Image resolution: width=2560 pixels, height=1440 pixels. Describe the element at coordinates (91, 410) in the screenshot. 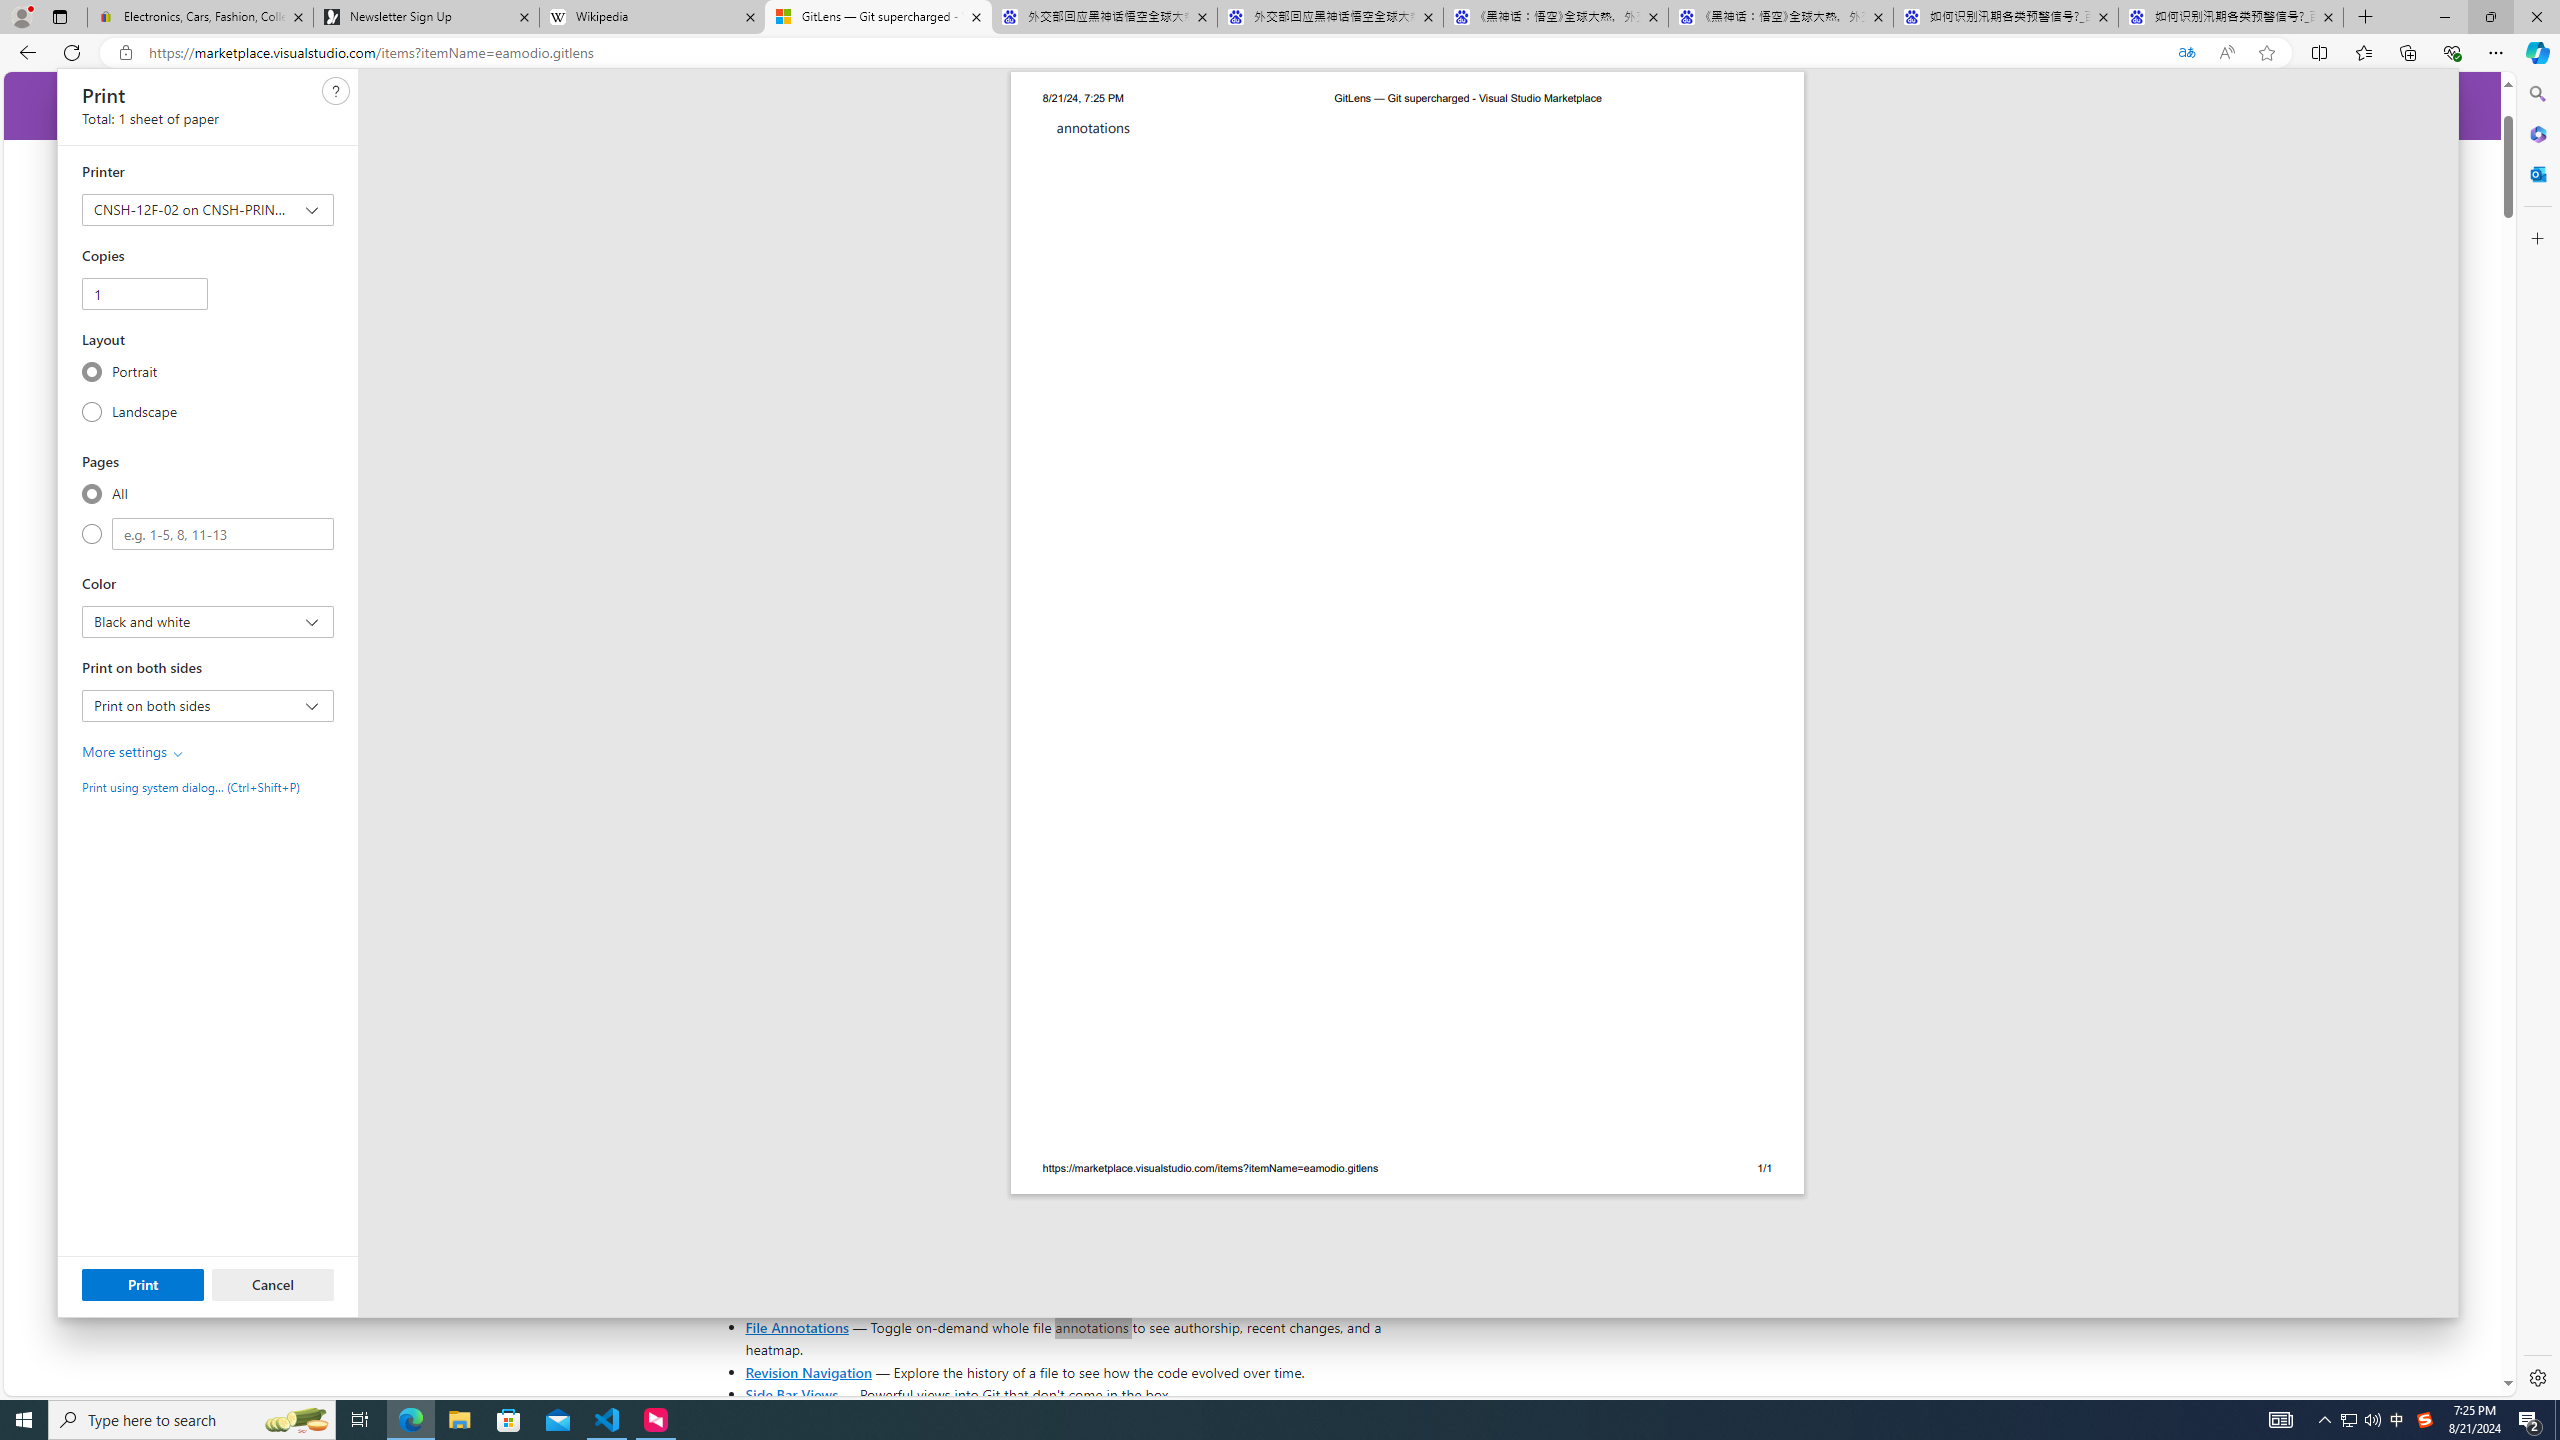

I see `'Landscape'` at that location.